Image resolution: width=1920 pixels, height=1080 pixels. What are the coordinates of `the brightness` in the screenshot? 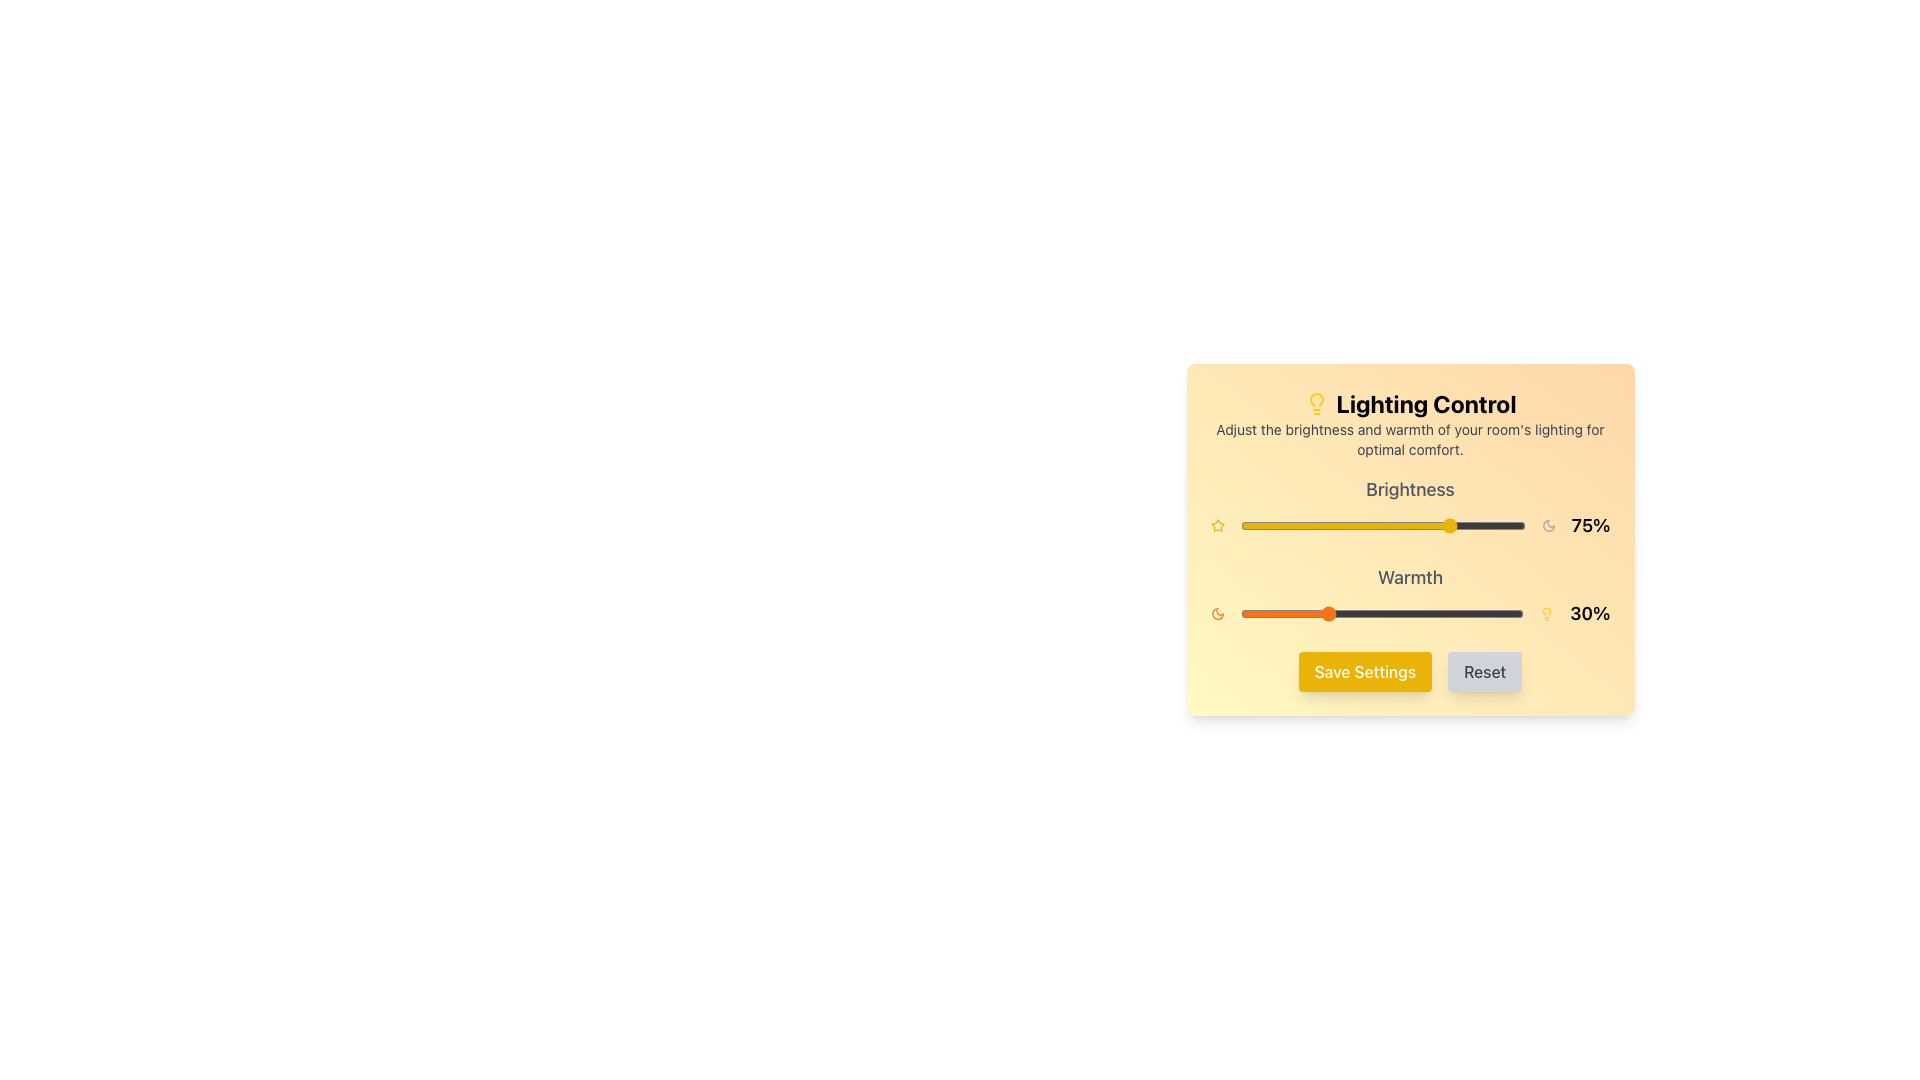 It's located at (1379, 524).